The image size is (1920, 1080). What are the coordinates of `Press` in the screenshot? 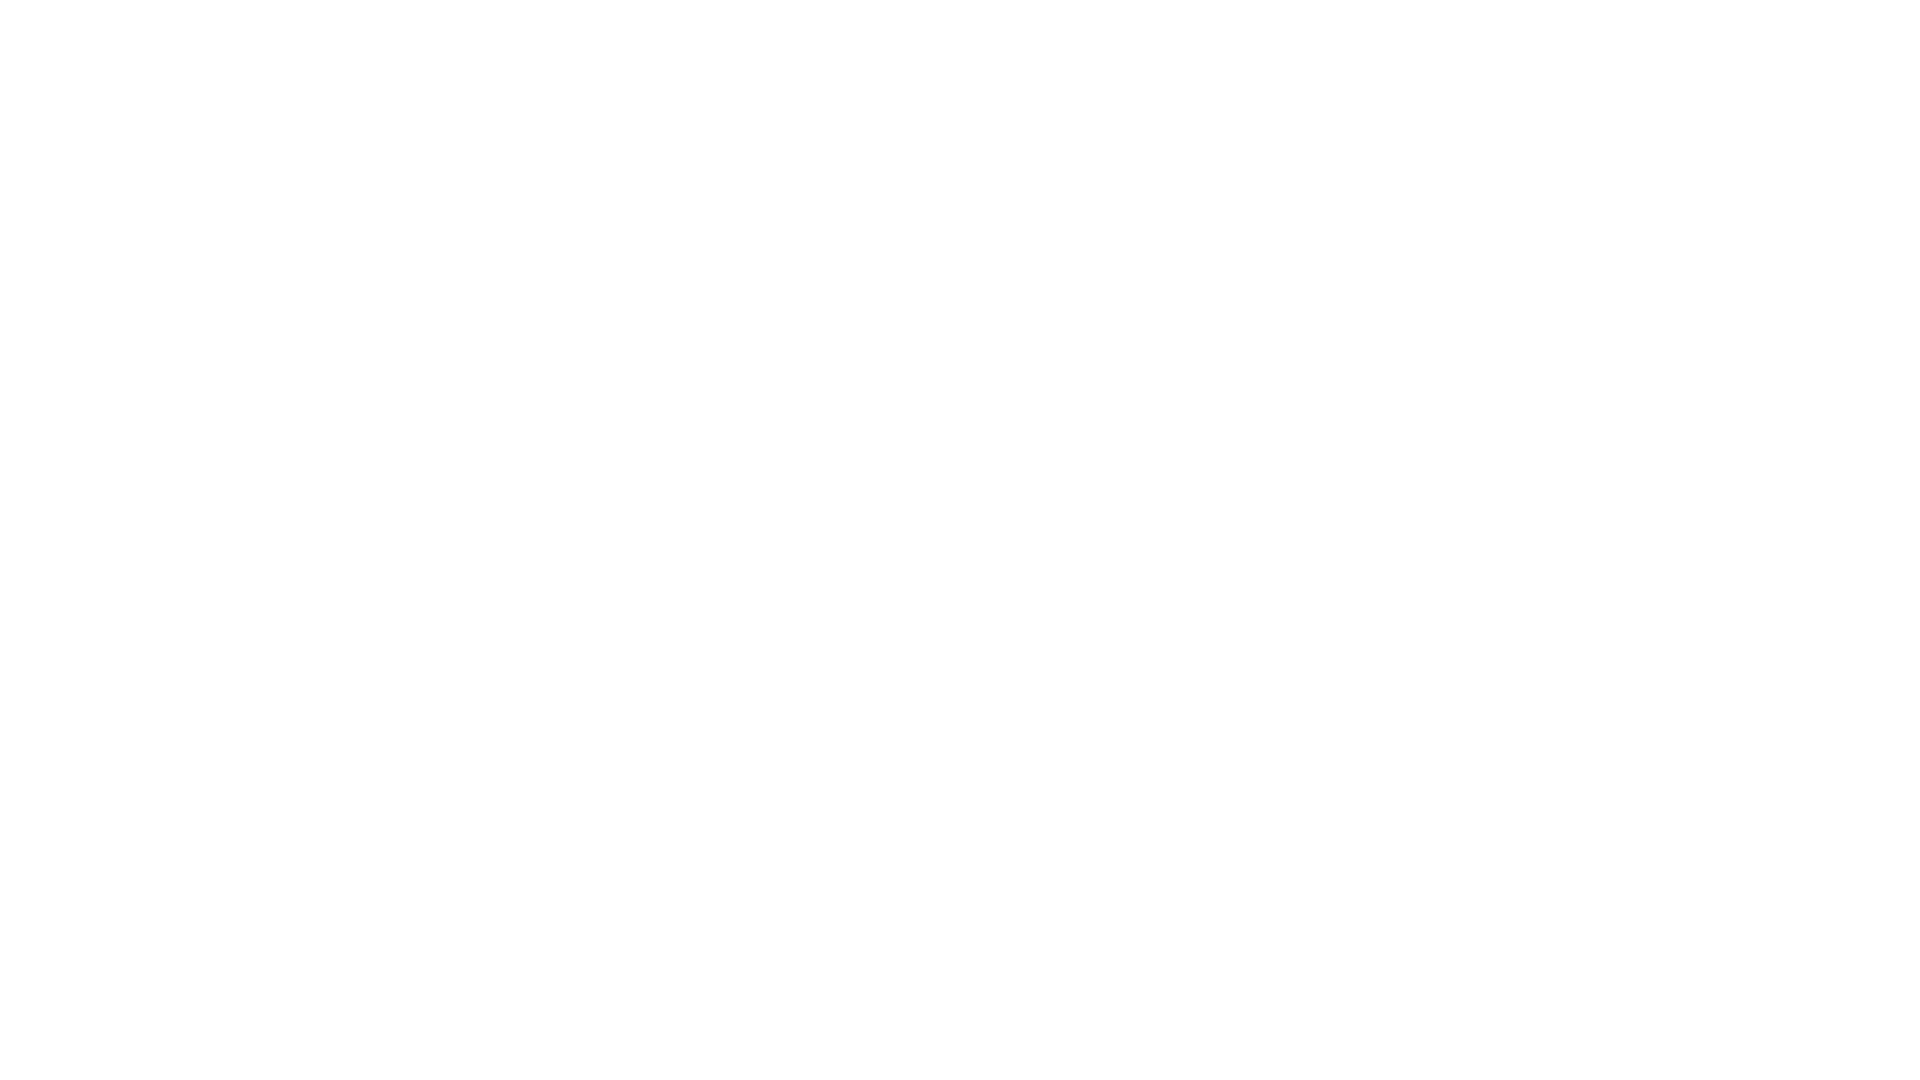 It's located at (172, 22).